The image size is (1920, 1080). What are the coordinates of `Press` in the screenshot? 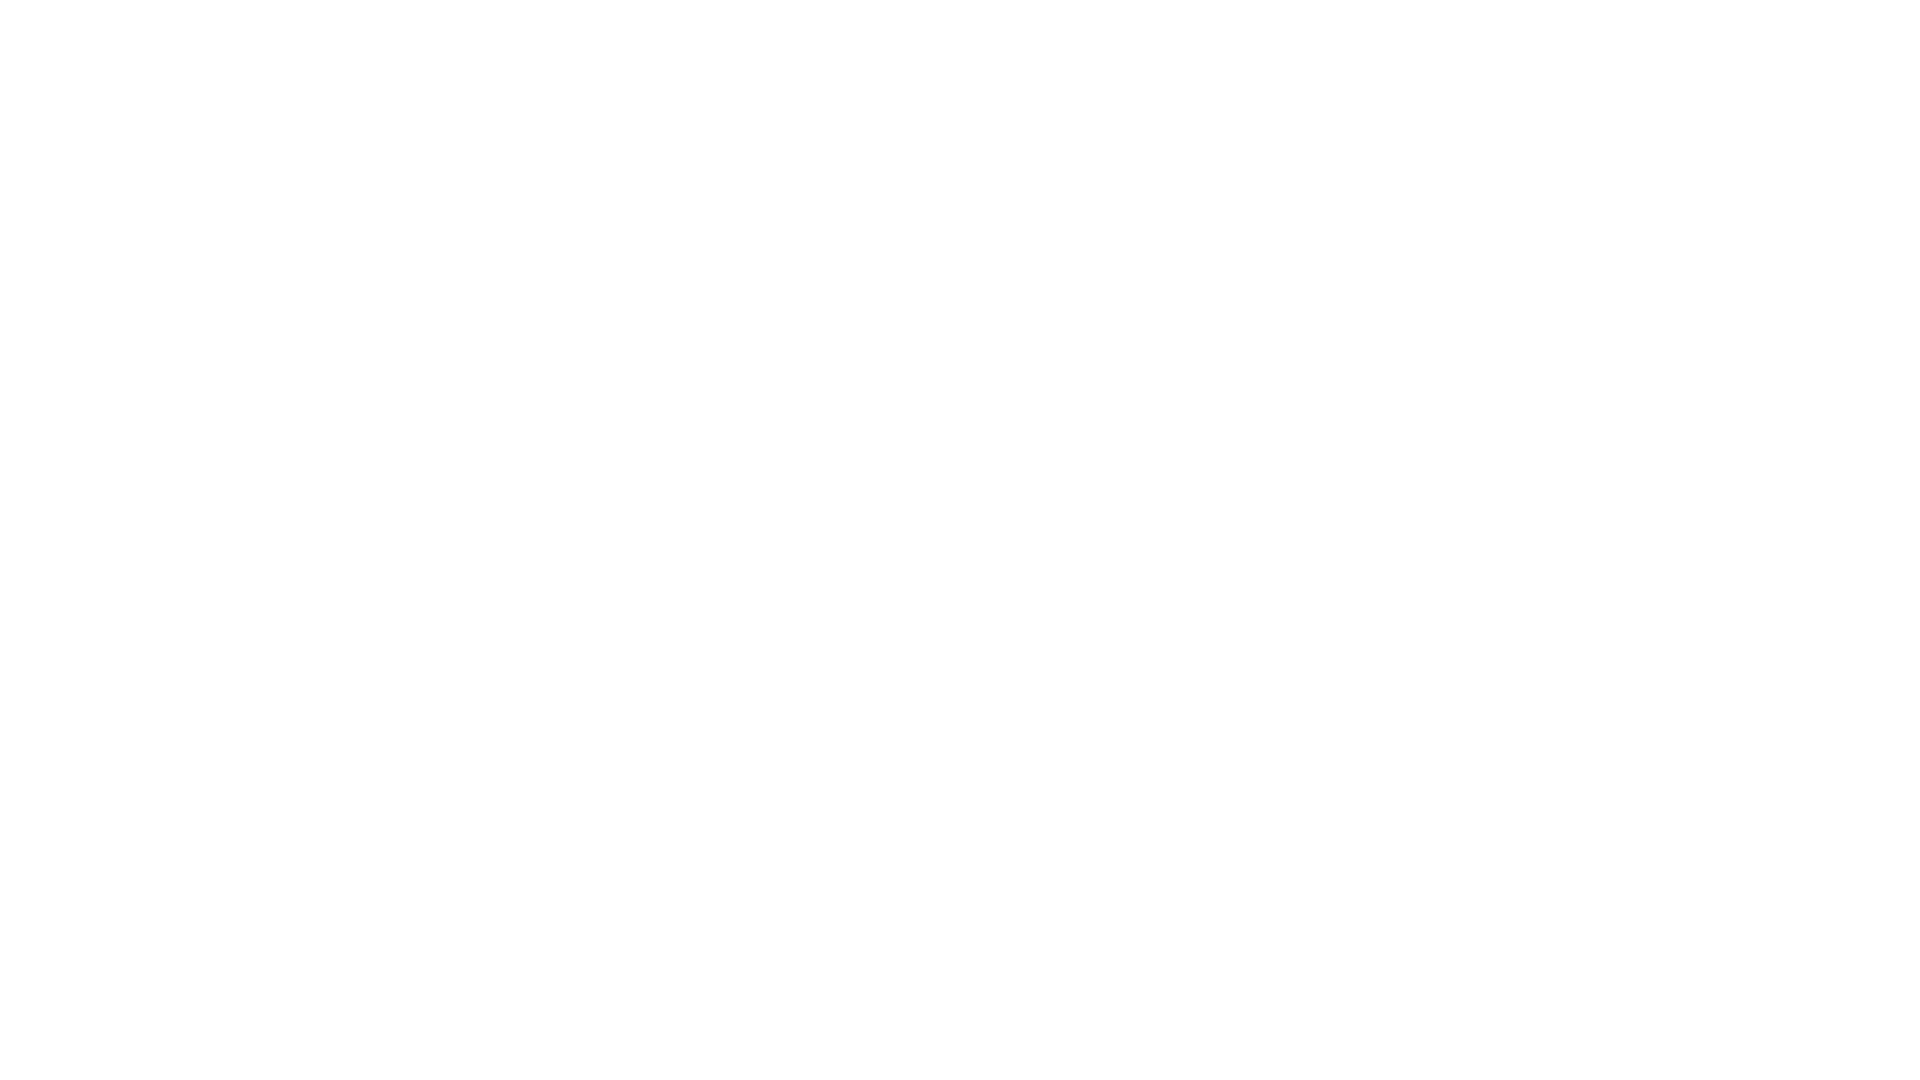 It's located at (172, 22).